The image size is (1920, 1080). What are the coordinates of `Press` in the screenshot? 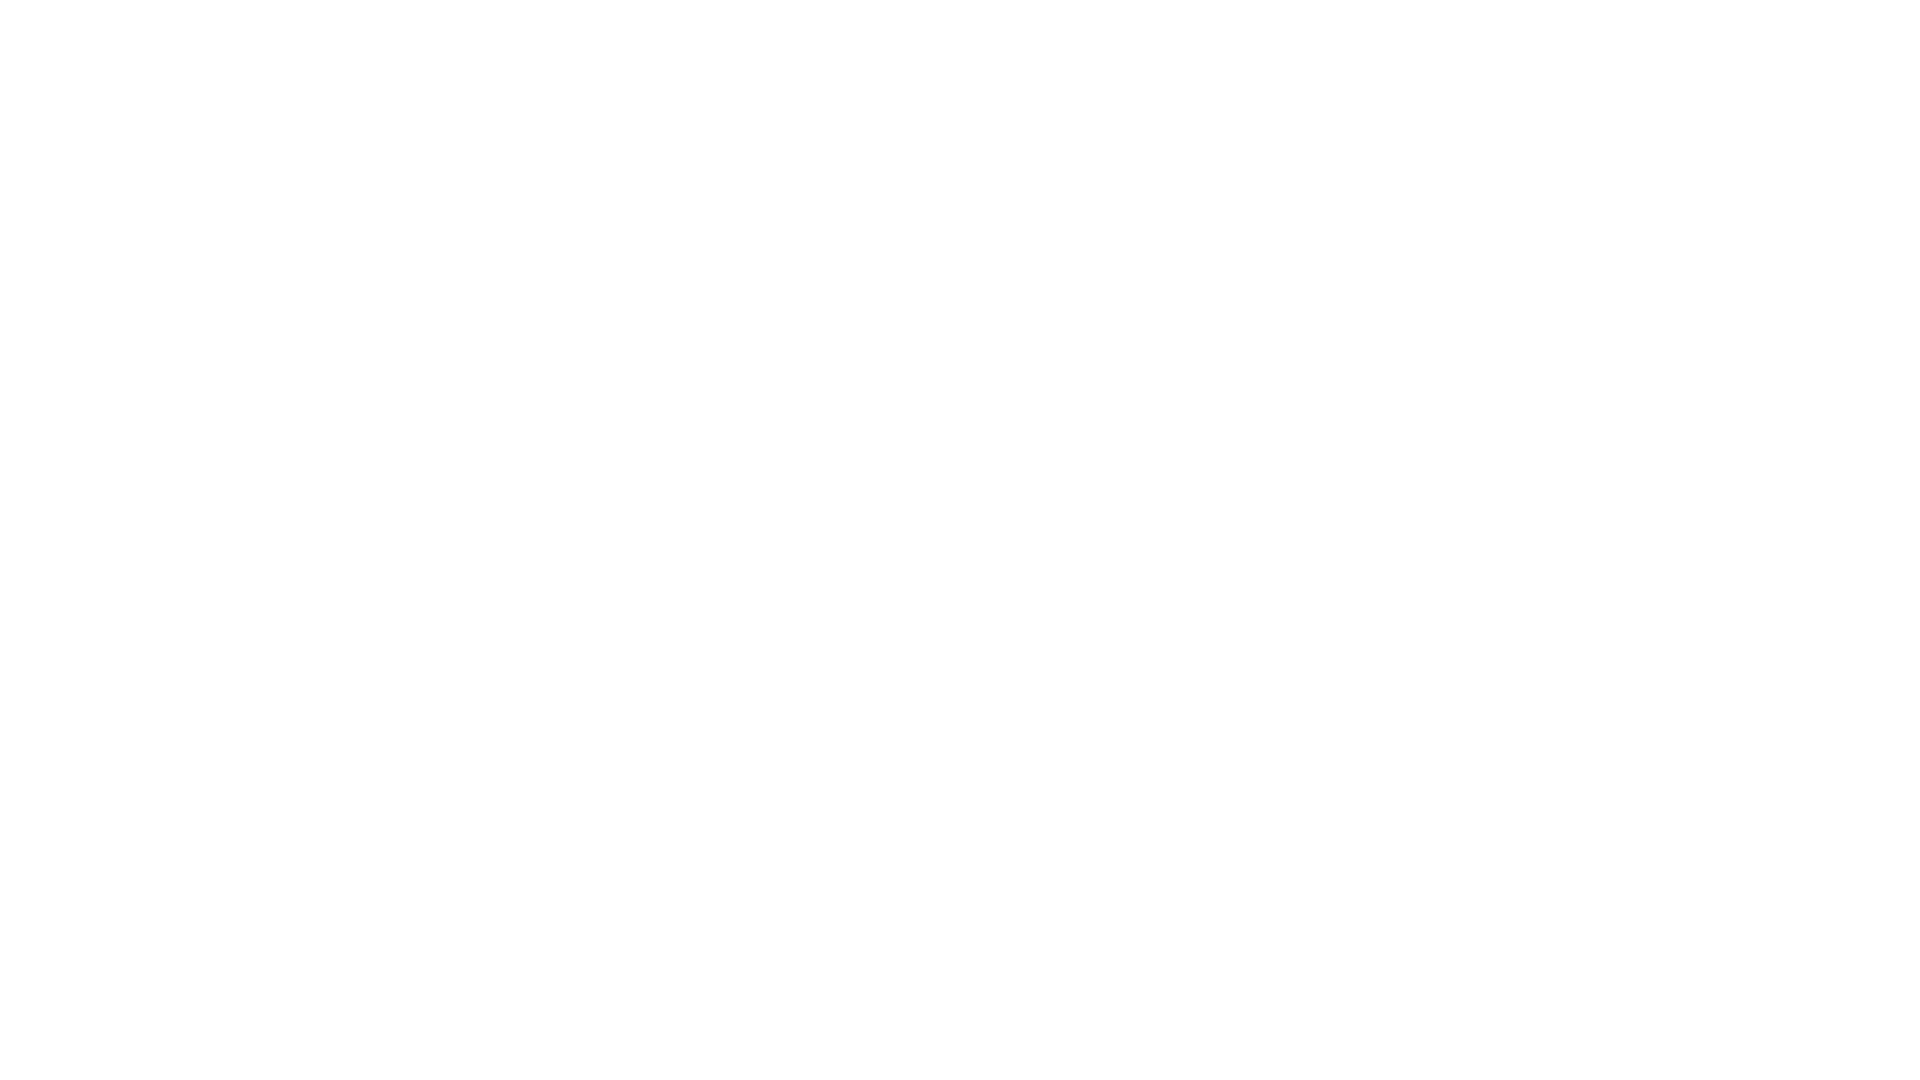 It's located at (172, 22).